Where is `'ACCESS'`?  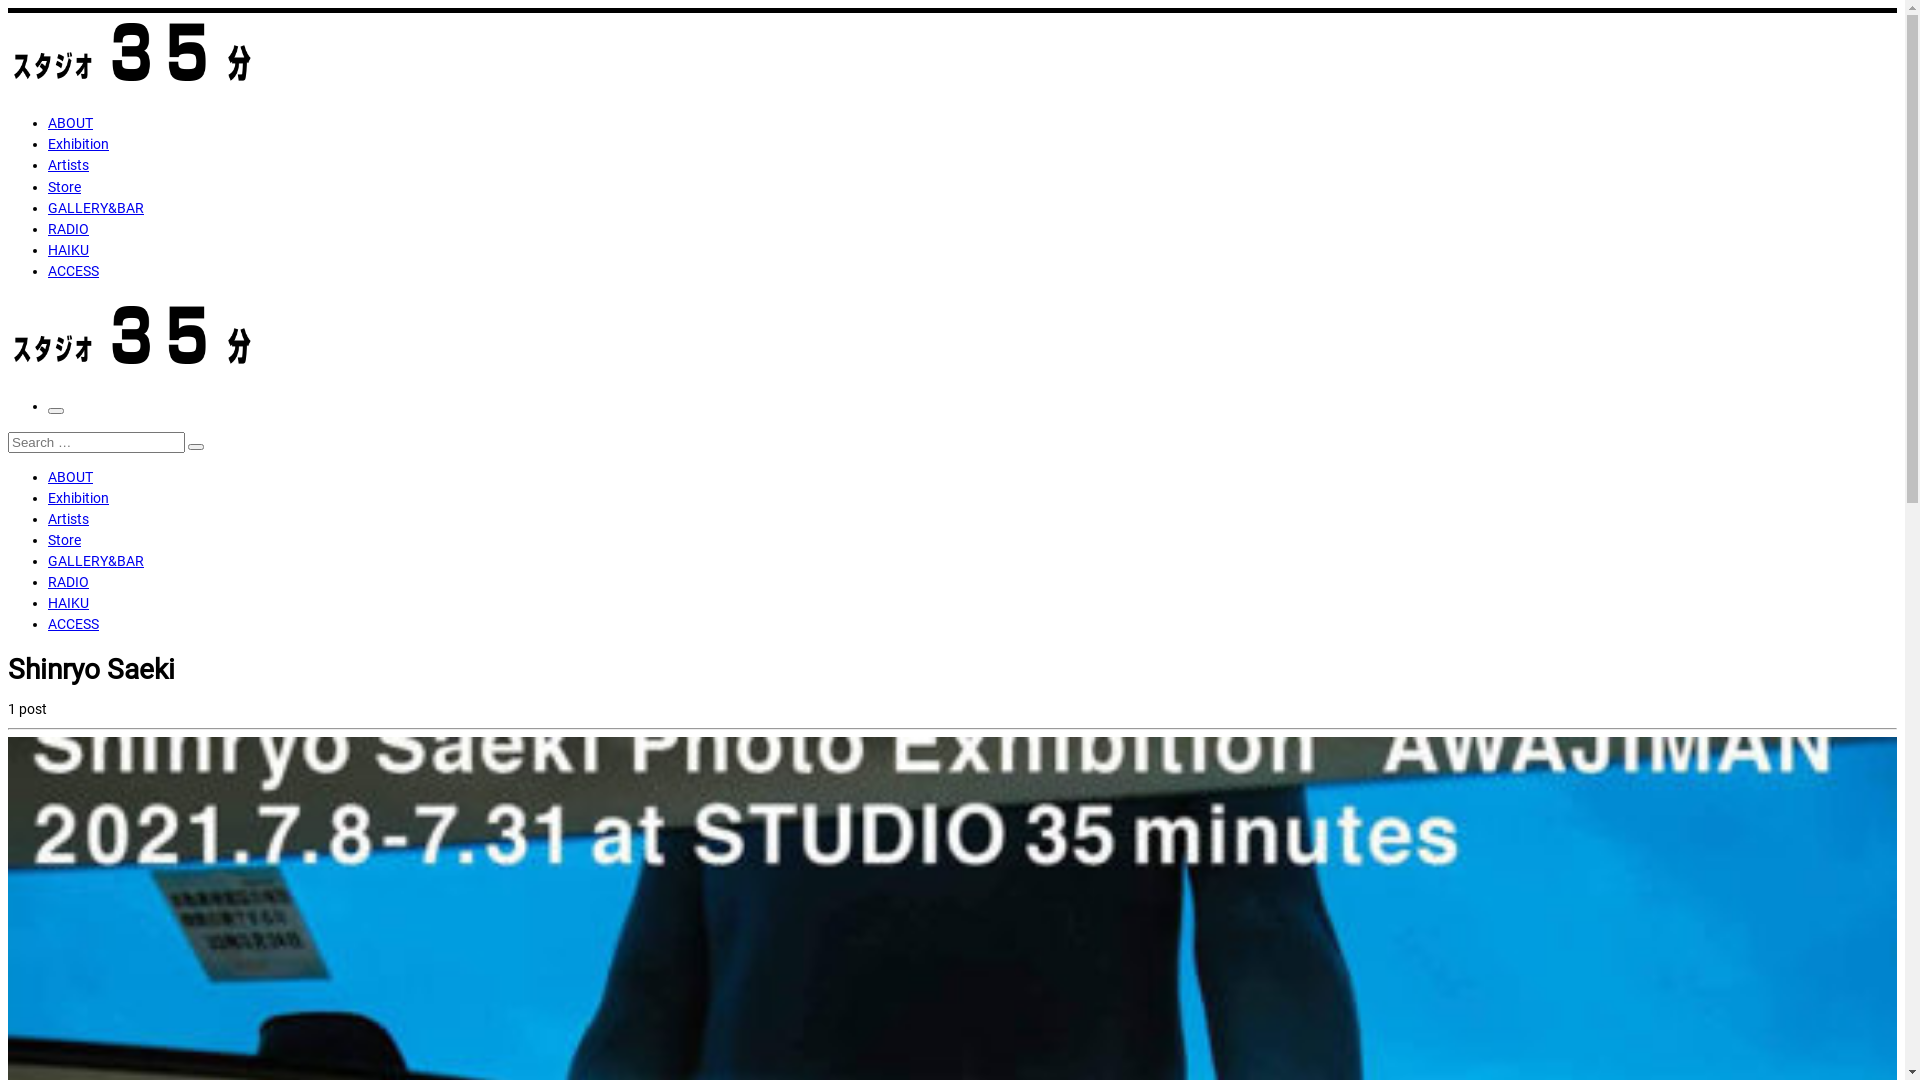
'ACCESS' is located at coordinates (48, 270).